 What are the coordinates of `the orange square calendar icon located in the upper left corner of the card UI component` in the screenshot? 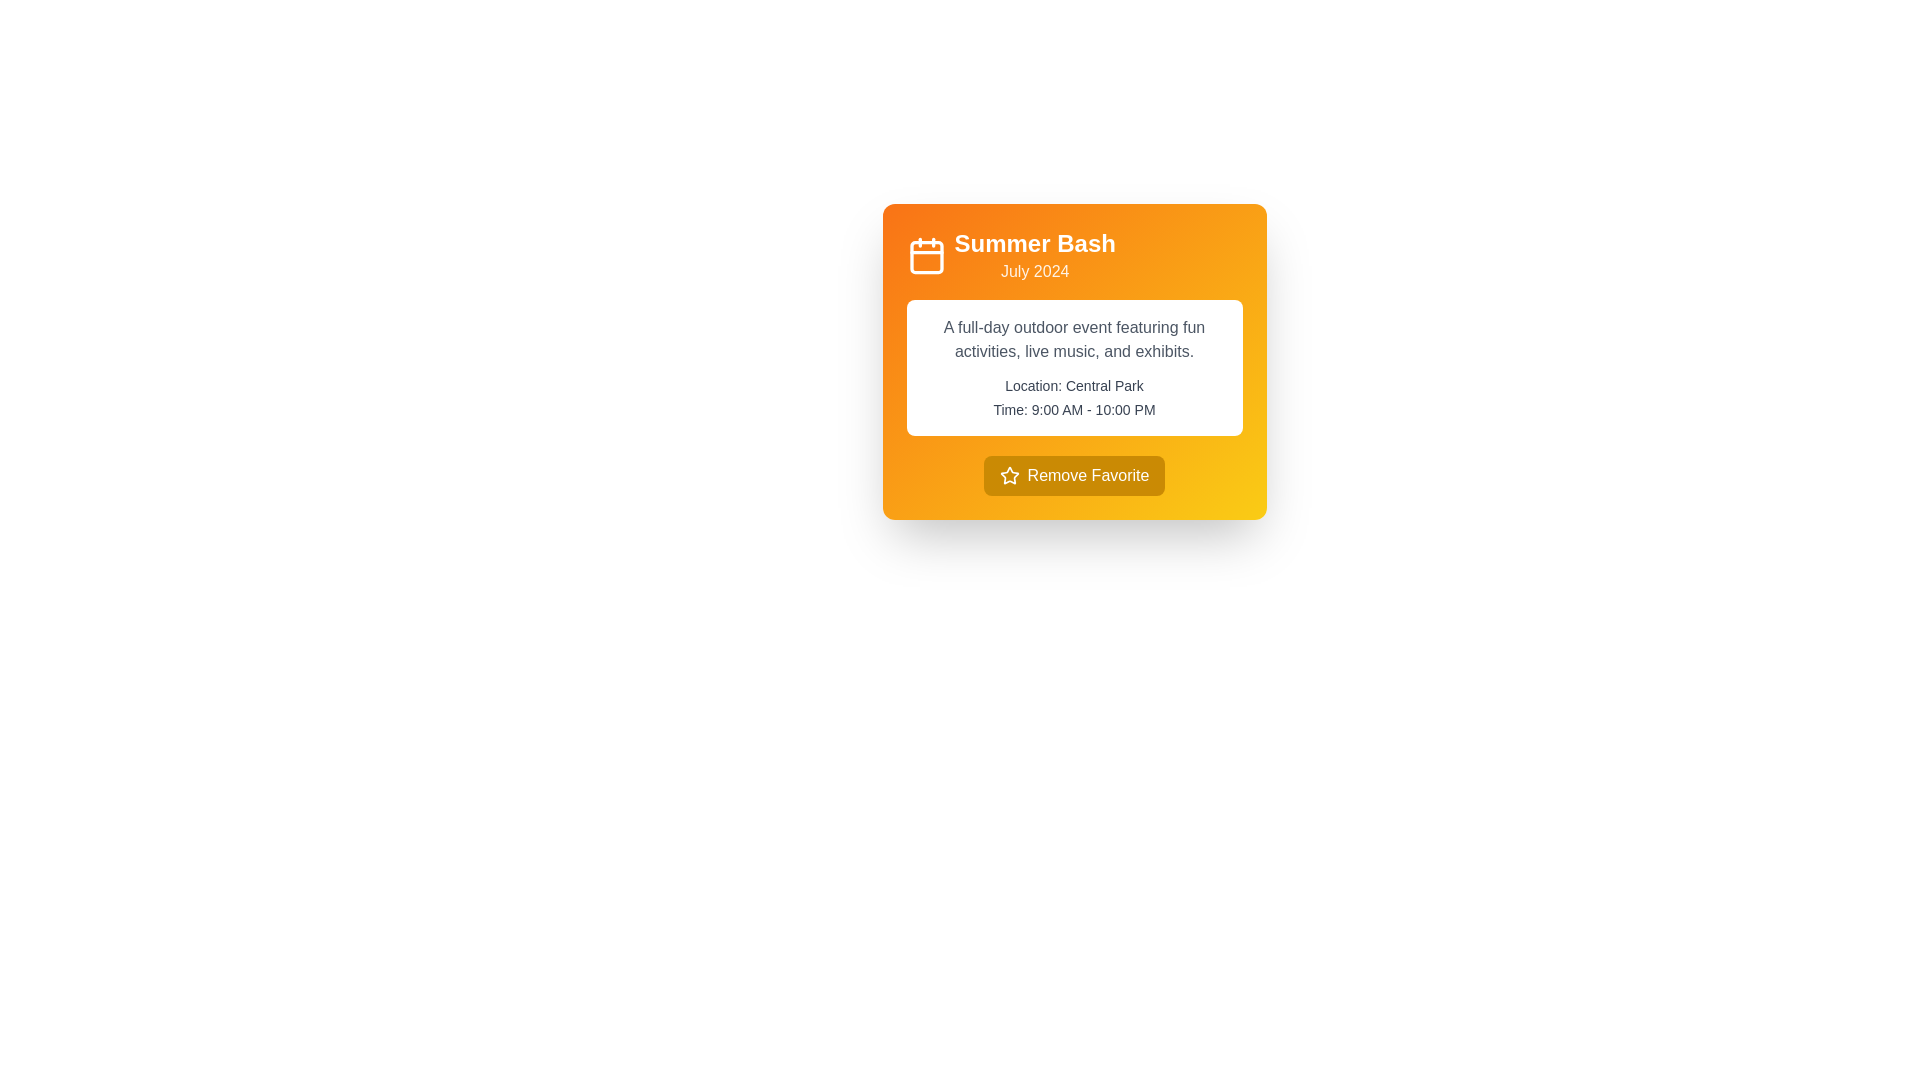 It's located at (925, 256).